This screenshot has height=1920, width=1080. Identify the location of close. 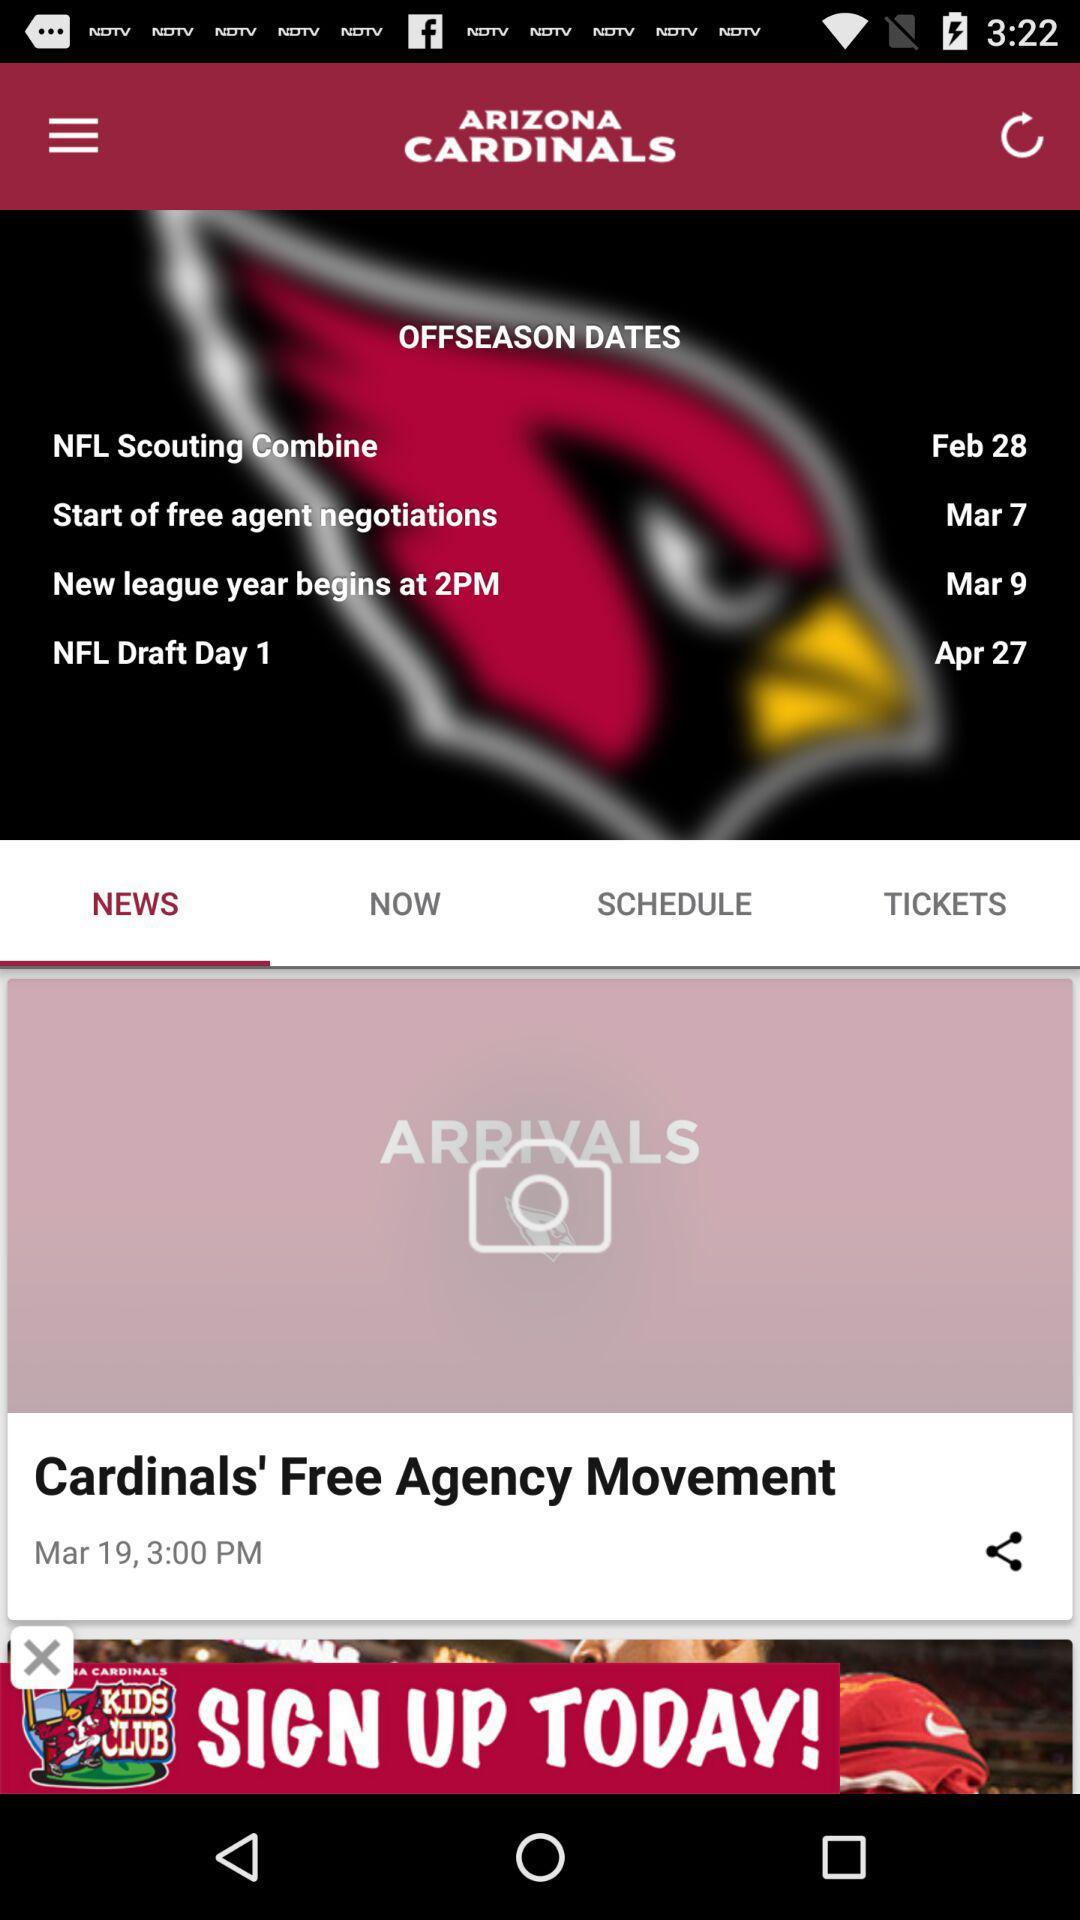
(42, 1657).